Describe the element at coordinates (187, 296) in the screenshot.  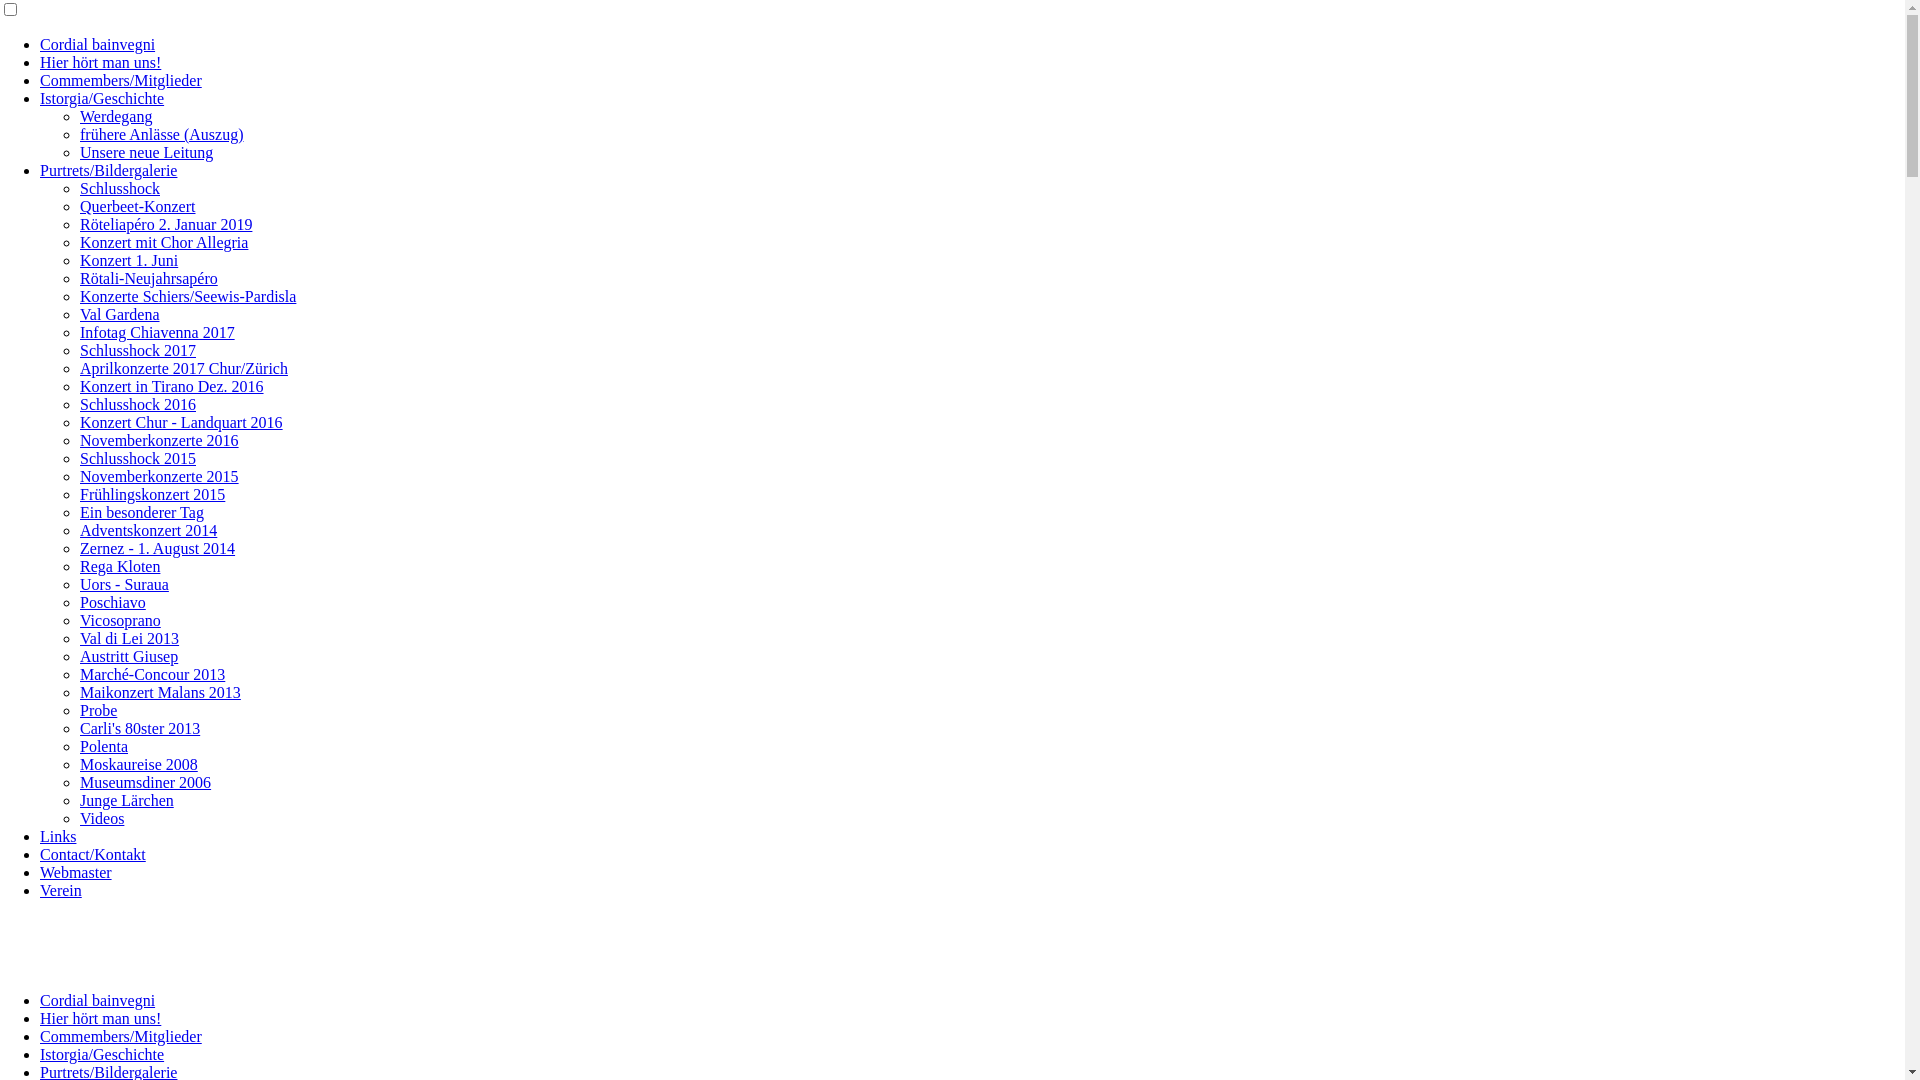
I see `'Konzerte Schiers/Seewis-Pardisla'` at that location.